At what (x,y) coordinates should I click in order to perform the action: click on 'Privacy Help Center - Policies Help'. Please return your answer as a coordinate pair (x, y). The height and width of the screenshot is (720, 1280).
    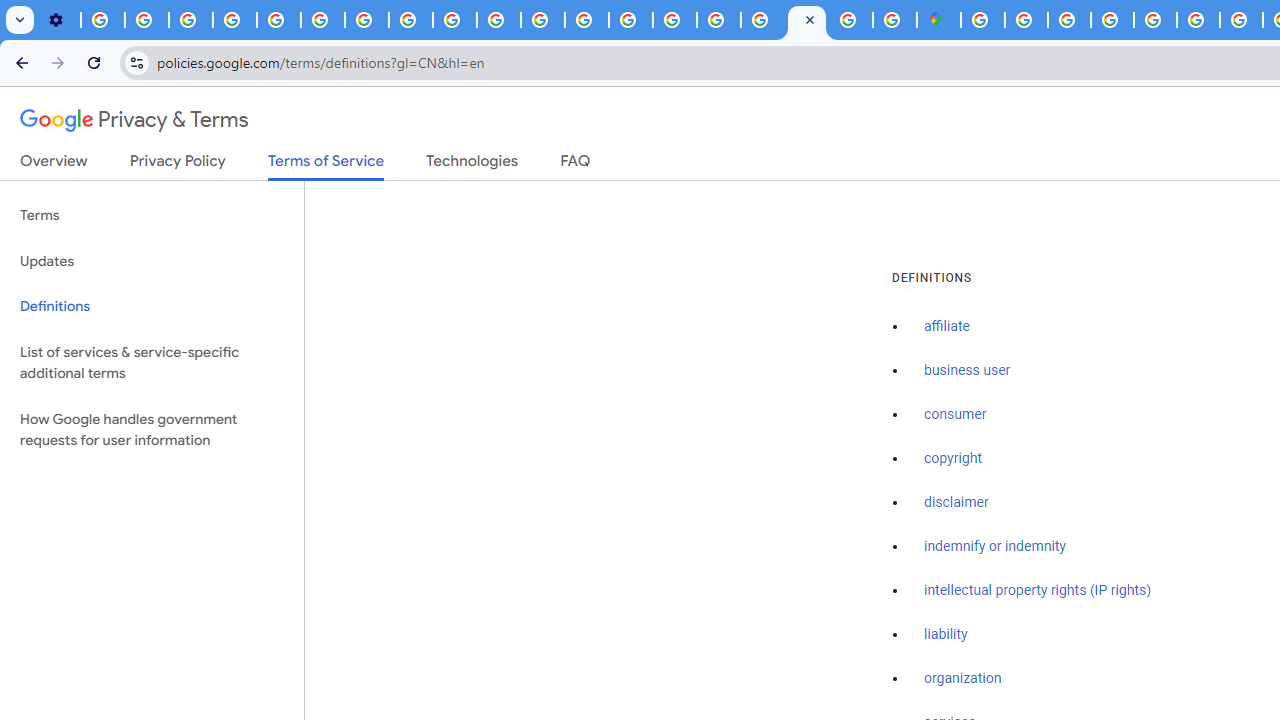
    Looking at the image, I should click on (585, 20).